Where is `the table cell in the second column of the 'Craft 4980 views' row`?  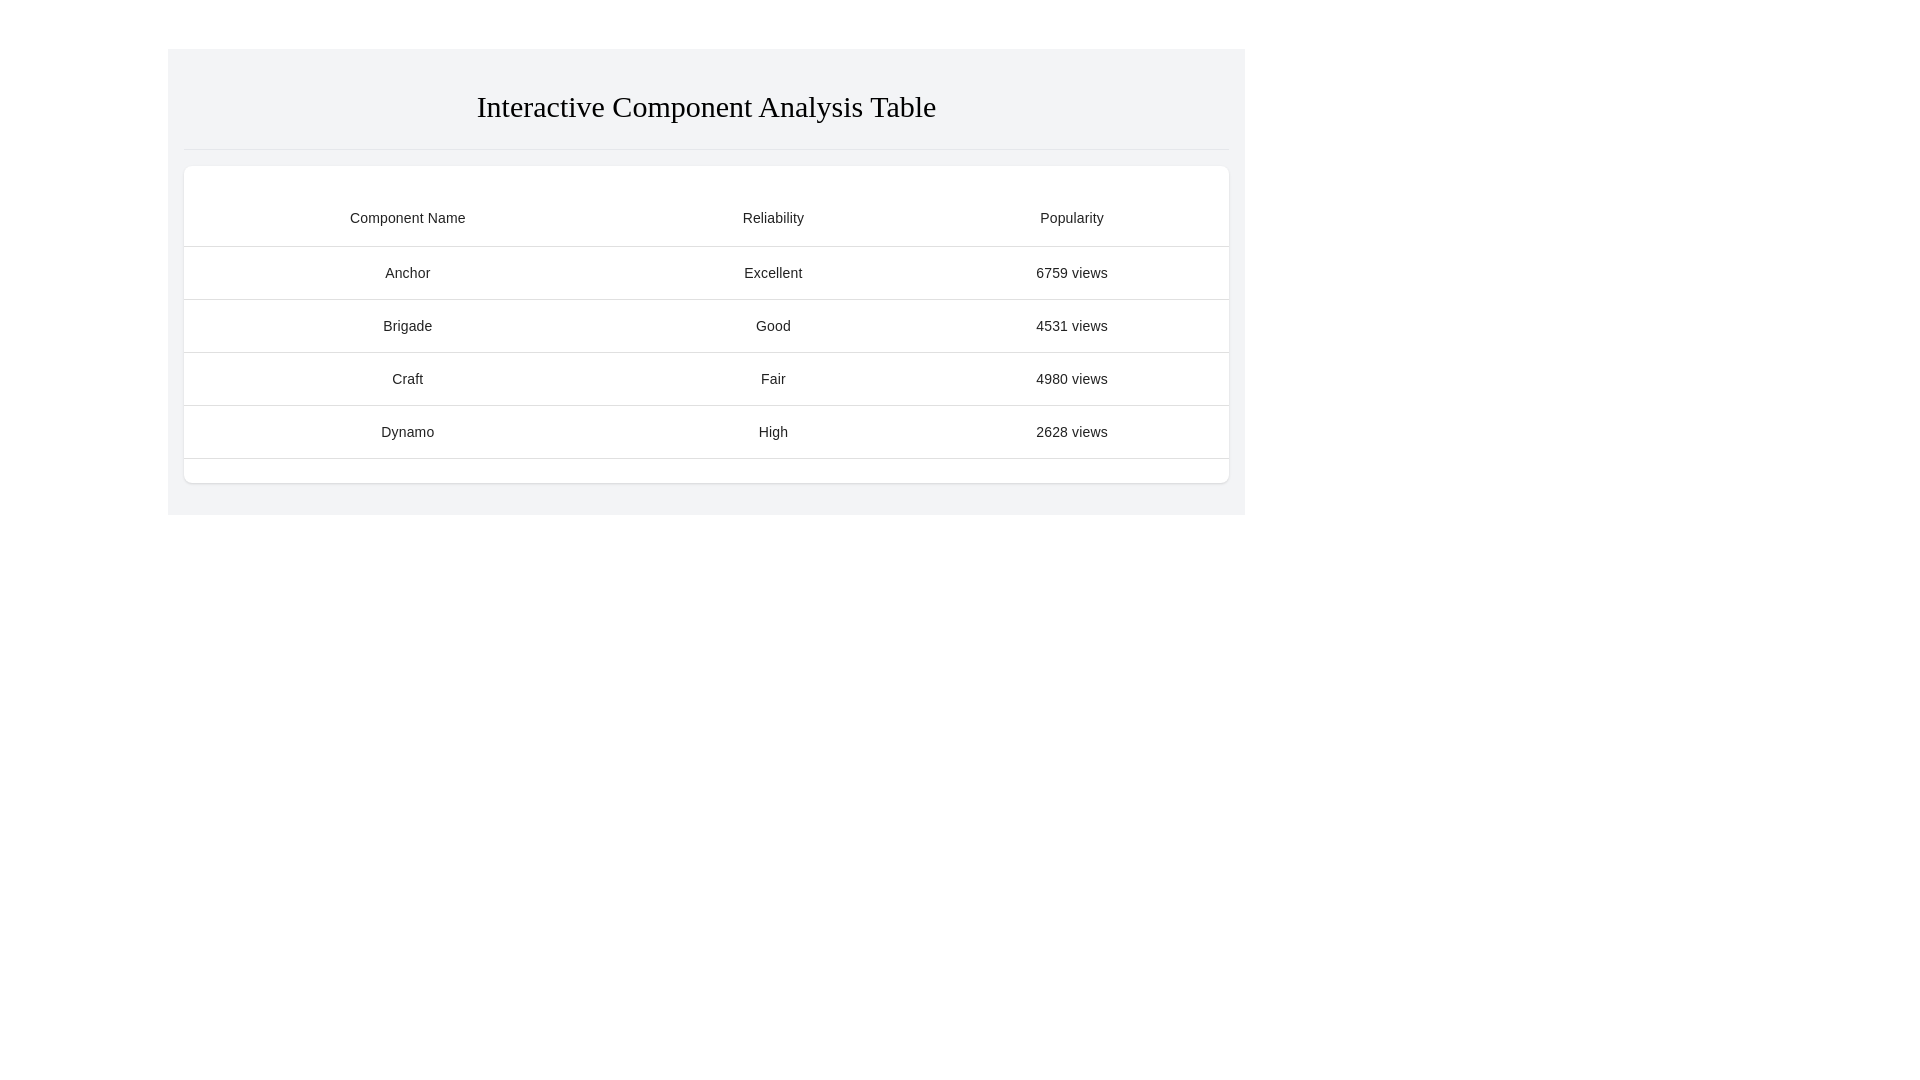 the table cell in the second column of the 'Craft 4980 views' row is located at coordinates (772, 379).